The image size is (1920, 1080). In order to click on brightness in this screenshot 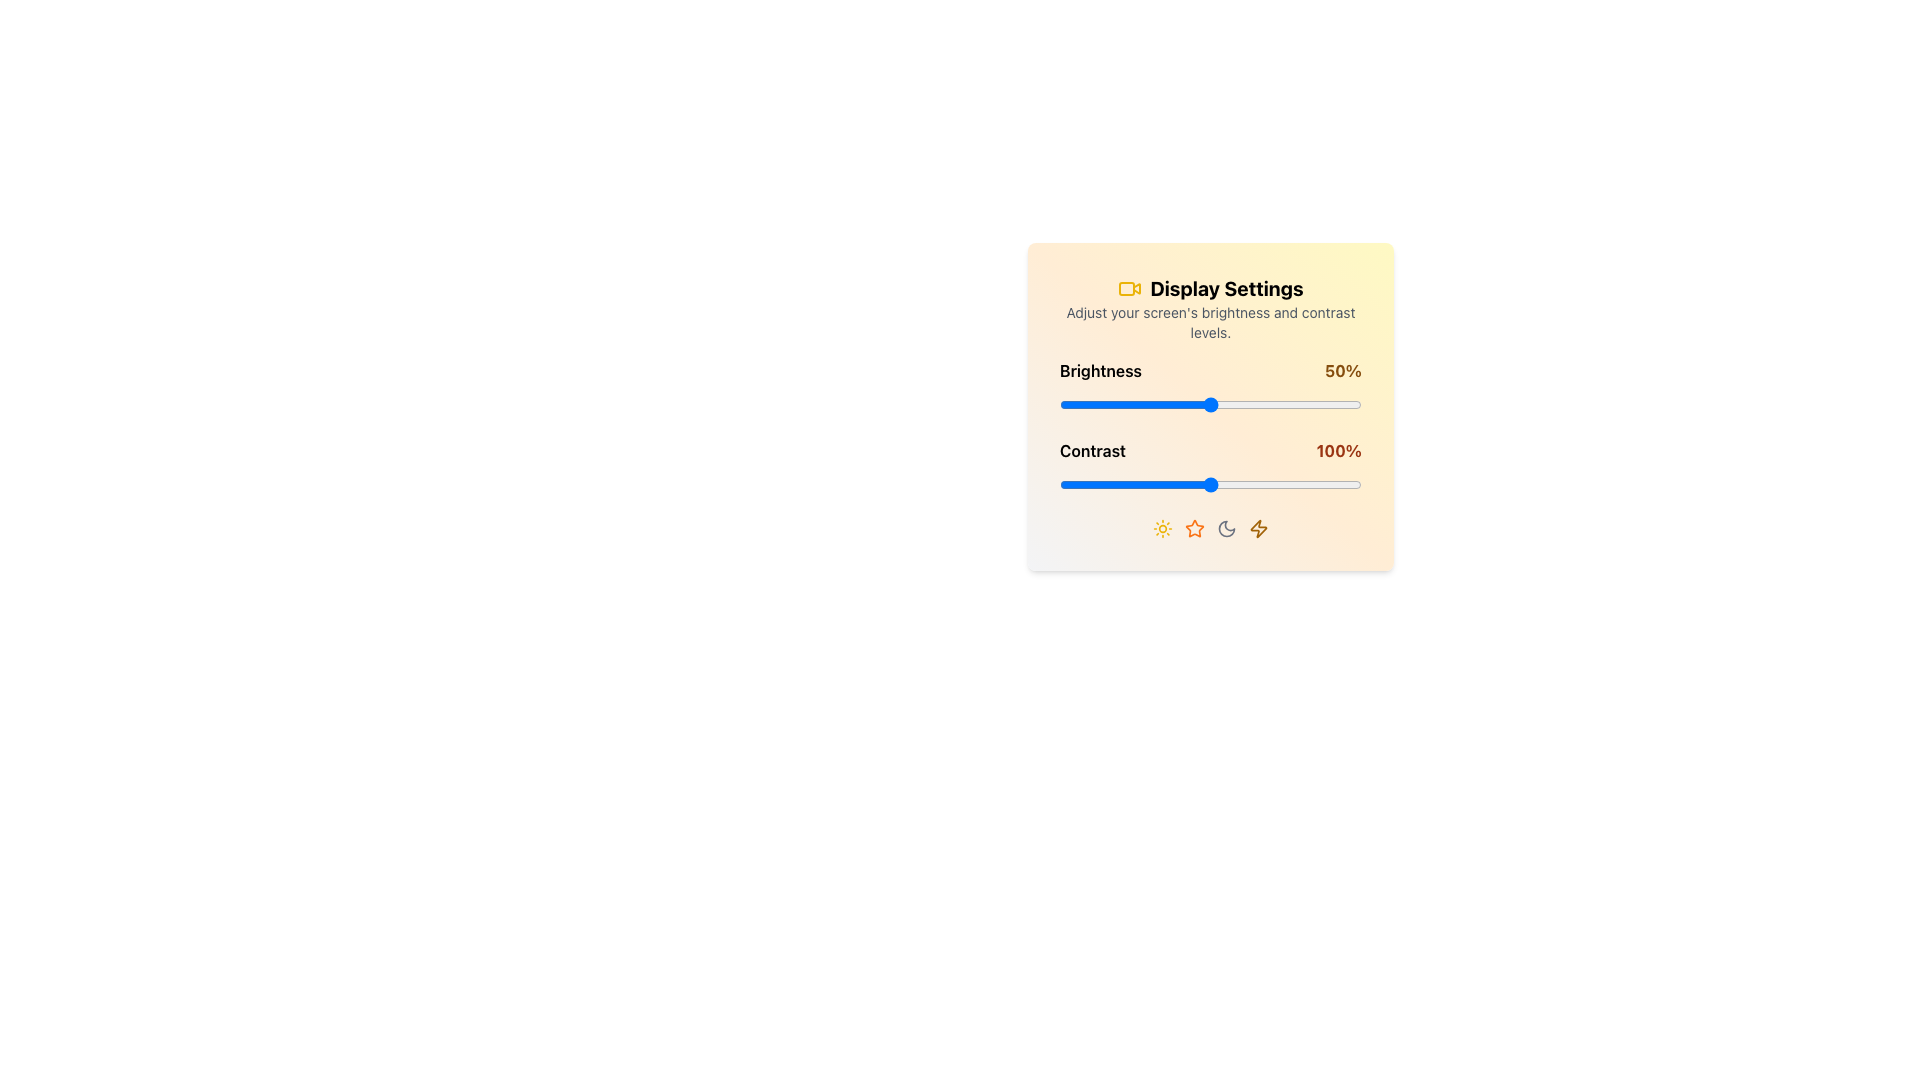, I will do `click(1213, 405)`.